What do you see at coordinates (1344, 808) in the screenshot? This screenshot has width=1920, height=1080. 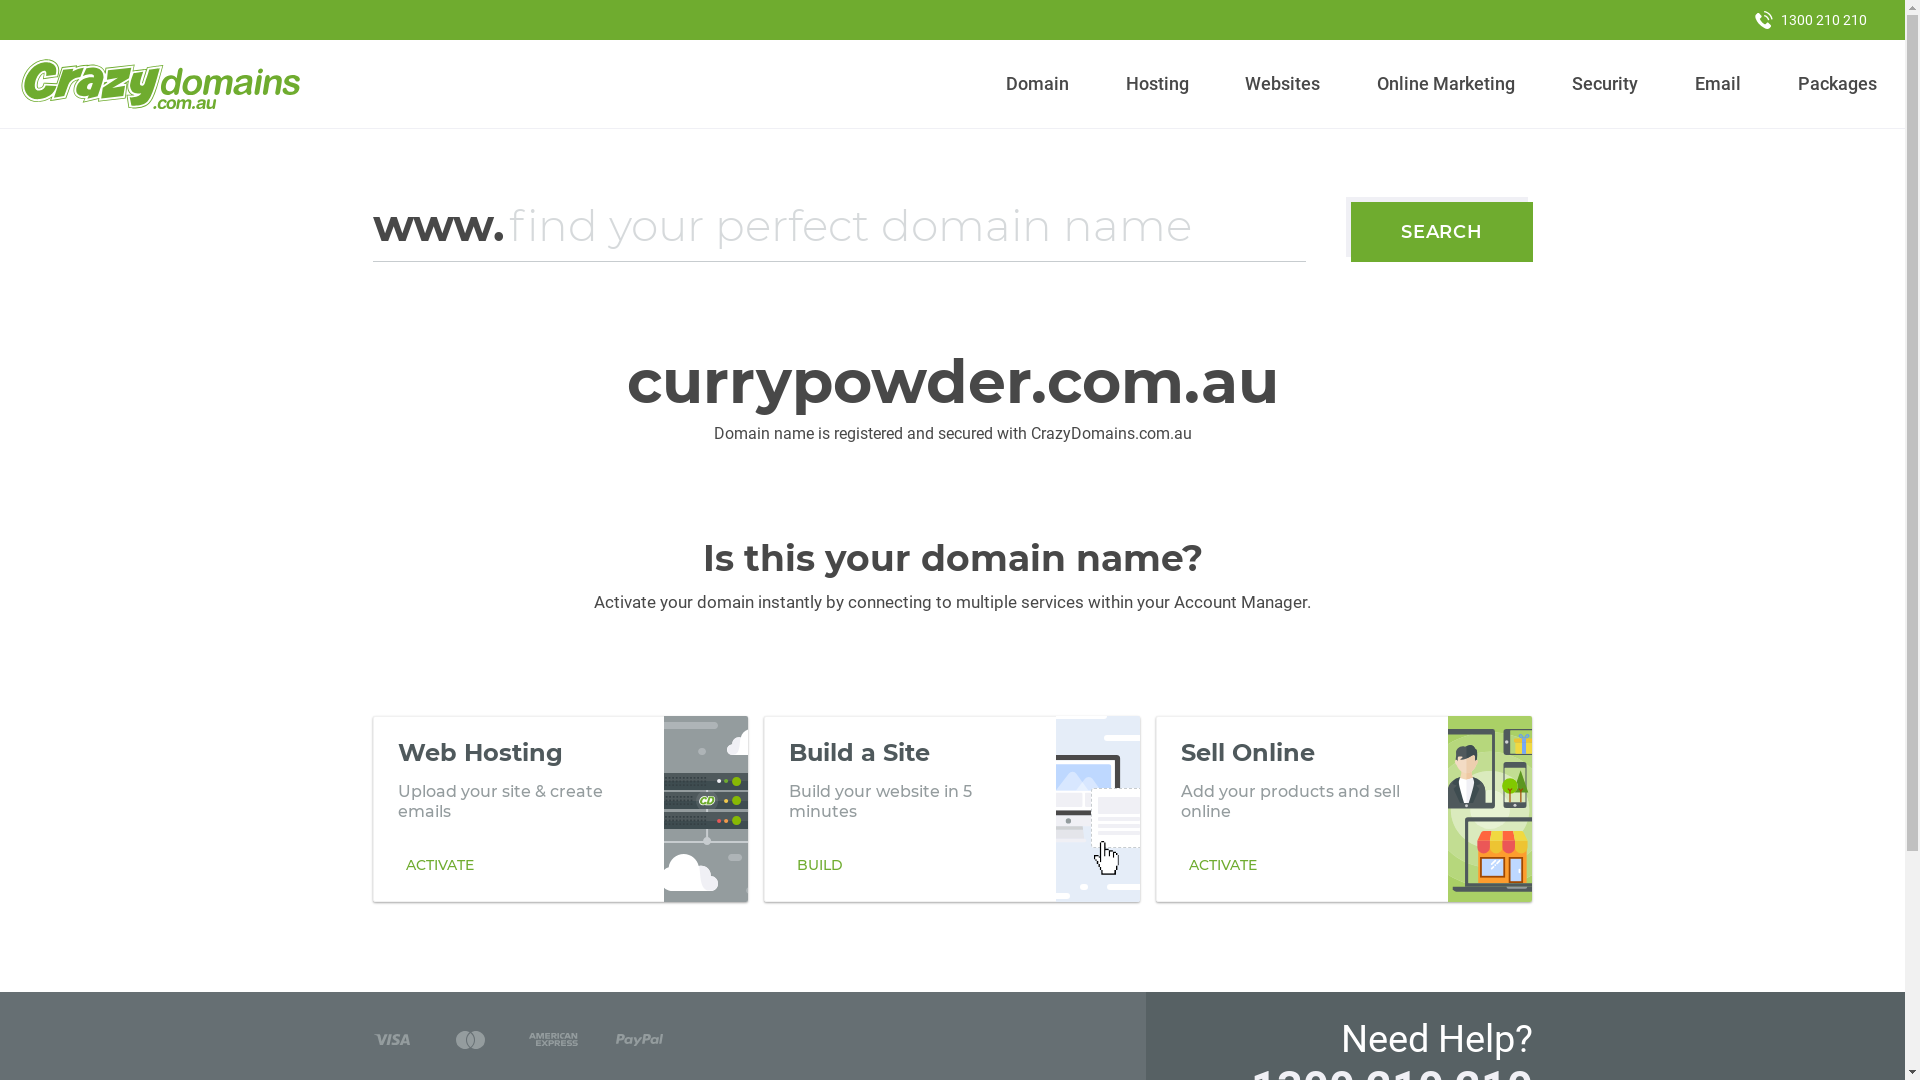 I see `'Sell Online` at bounding box center [1344, 808].